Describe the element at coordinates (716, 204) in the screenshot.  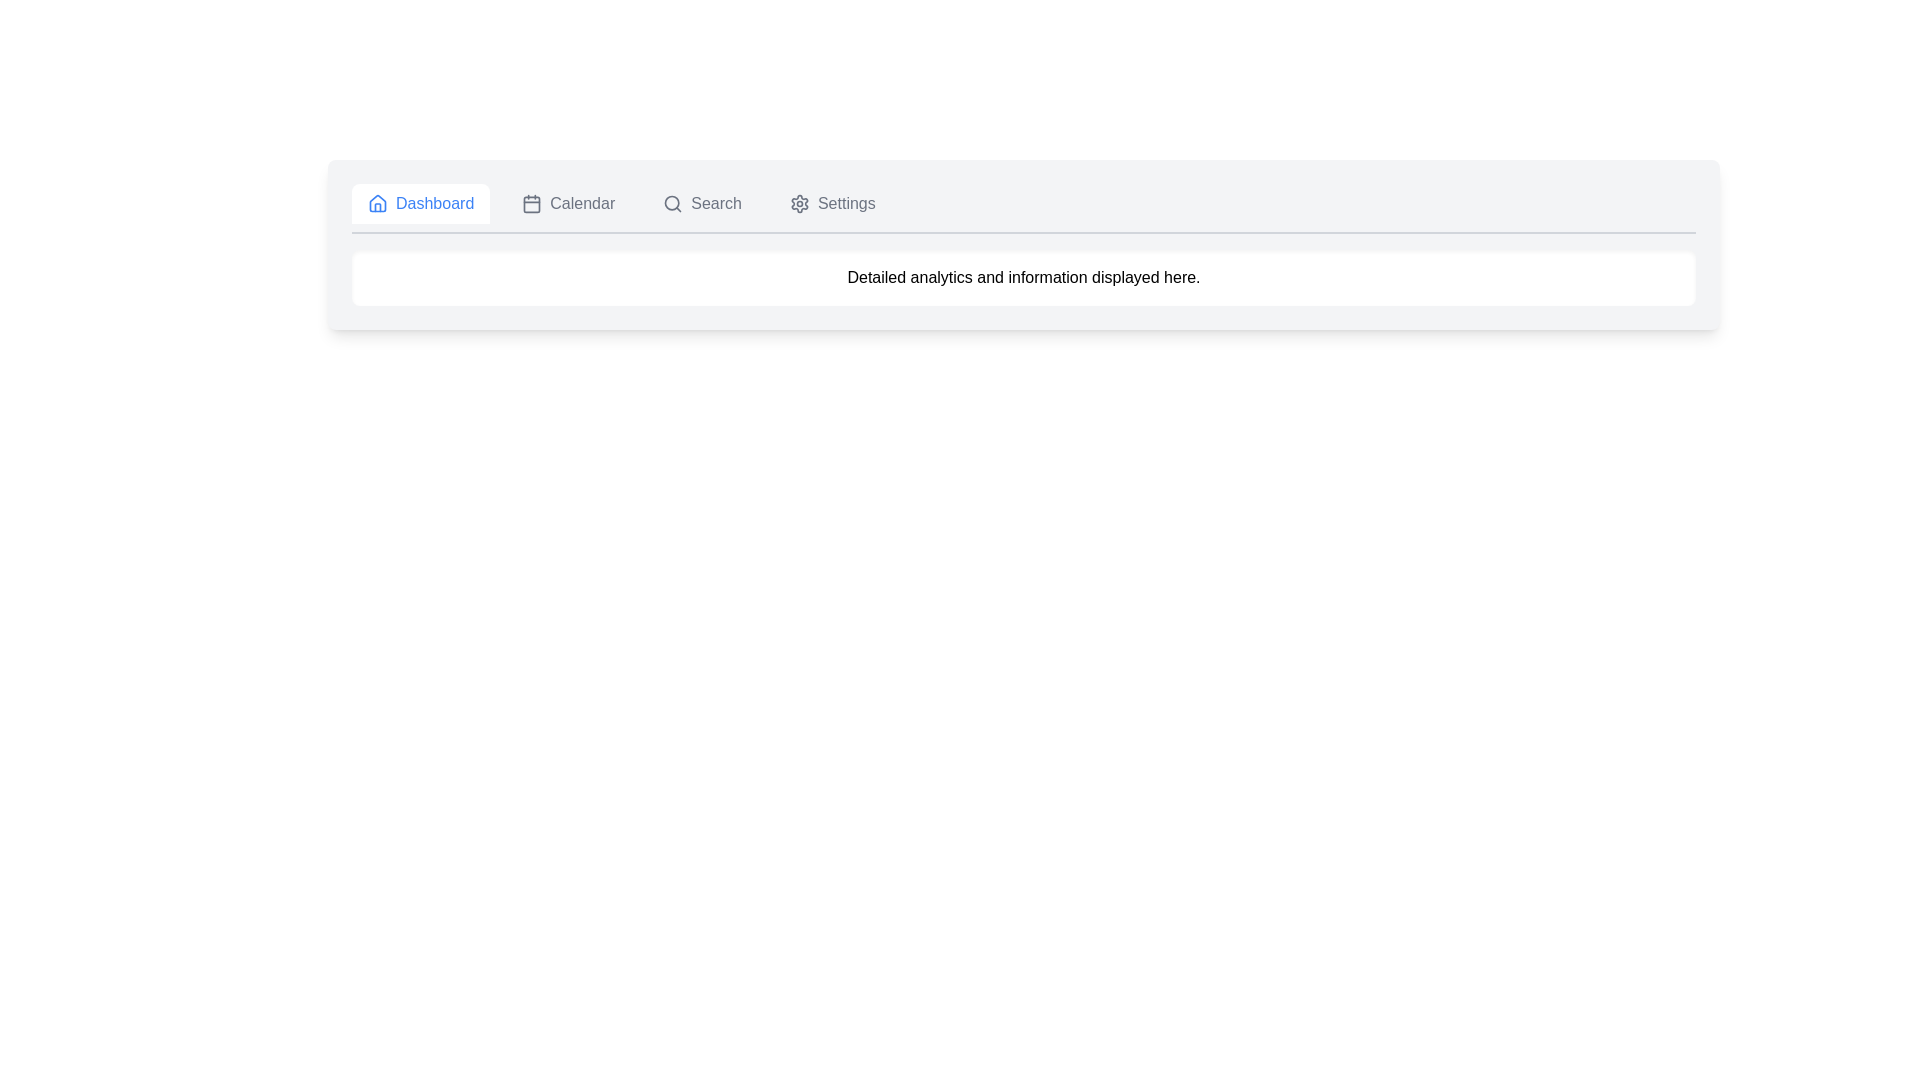
I see `text label that guides users to initiate a search action, positioned at the center-right of the top navigation bar` at that location.